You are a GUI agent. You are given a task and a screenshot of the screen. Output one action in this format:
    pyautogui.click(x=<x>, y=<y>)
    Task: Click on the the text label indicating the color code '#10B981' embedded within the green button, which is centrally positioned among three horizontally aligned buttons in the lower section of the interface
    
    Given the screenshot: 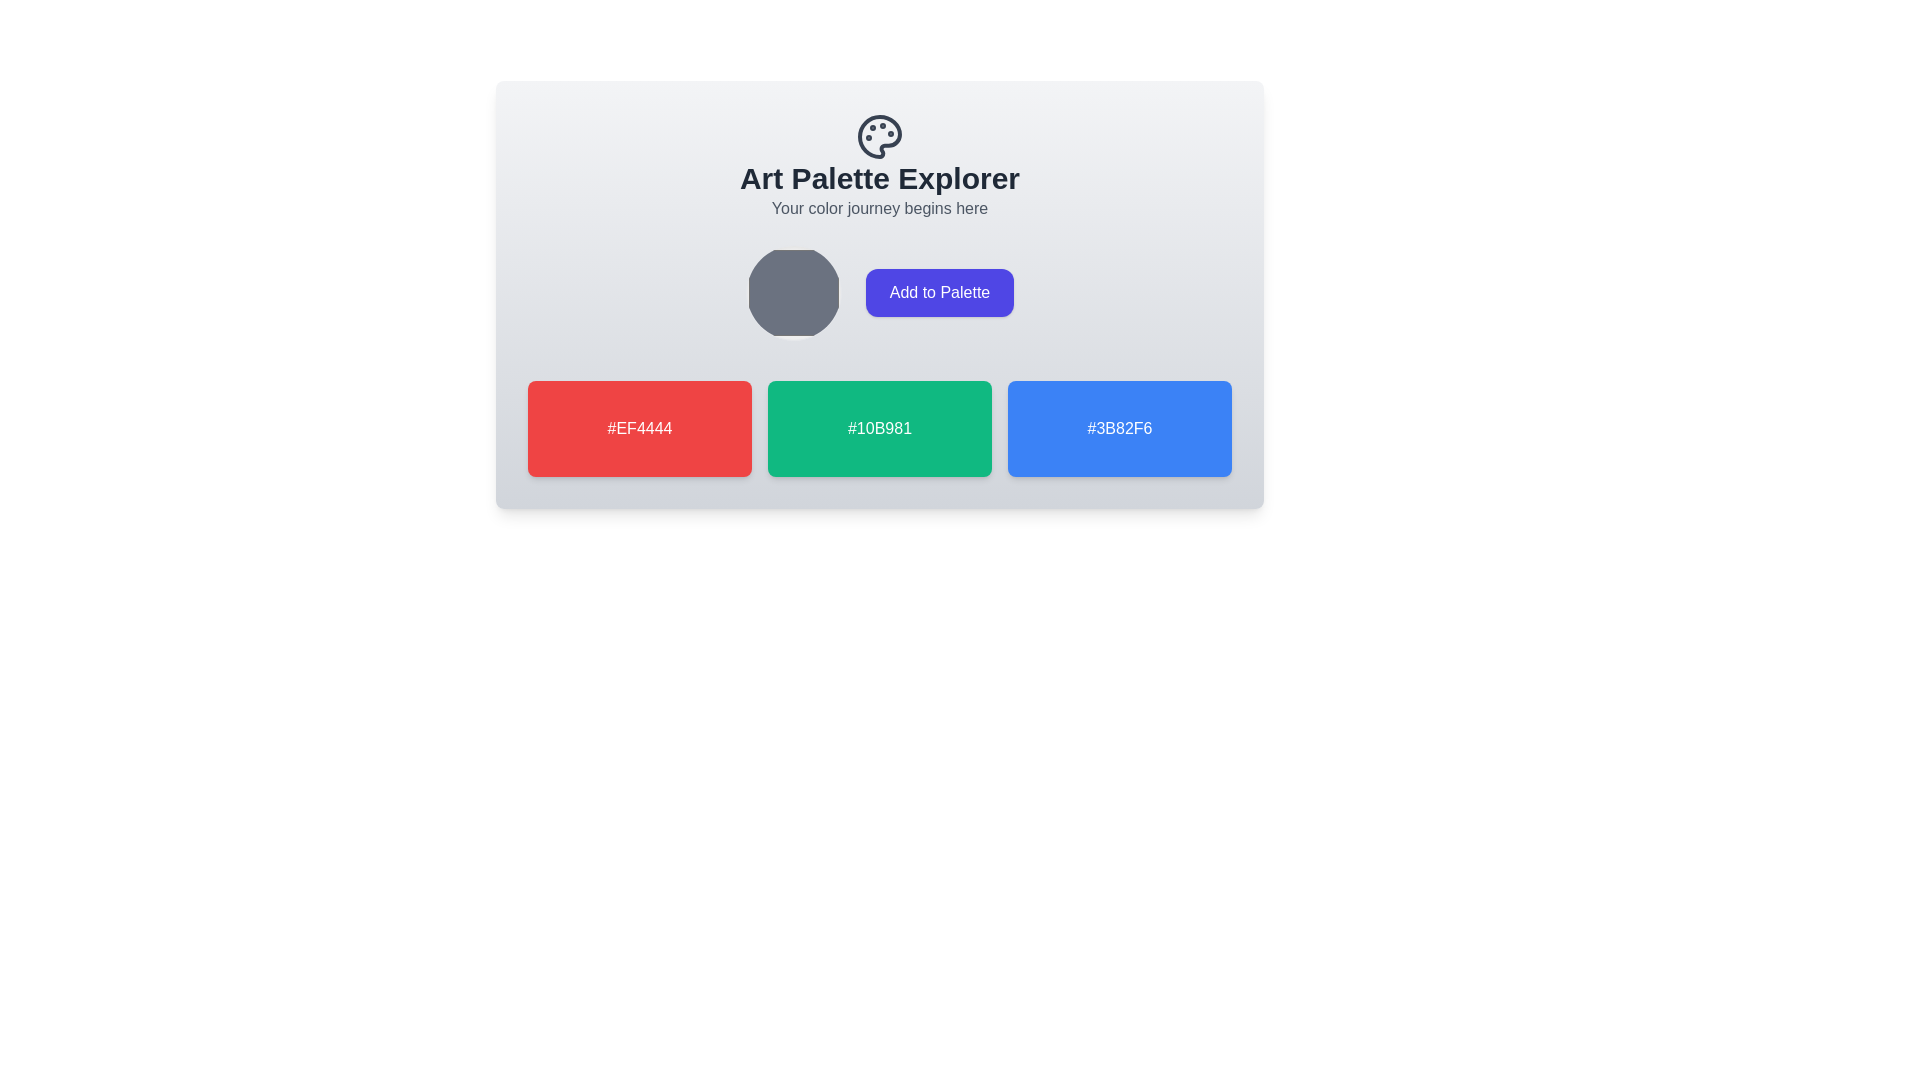 What is the action you would take?
    pyautogui.click(x=879, y=427)
    